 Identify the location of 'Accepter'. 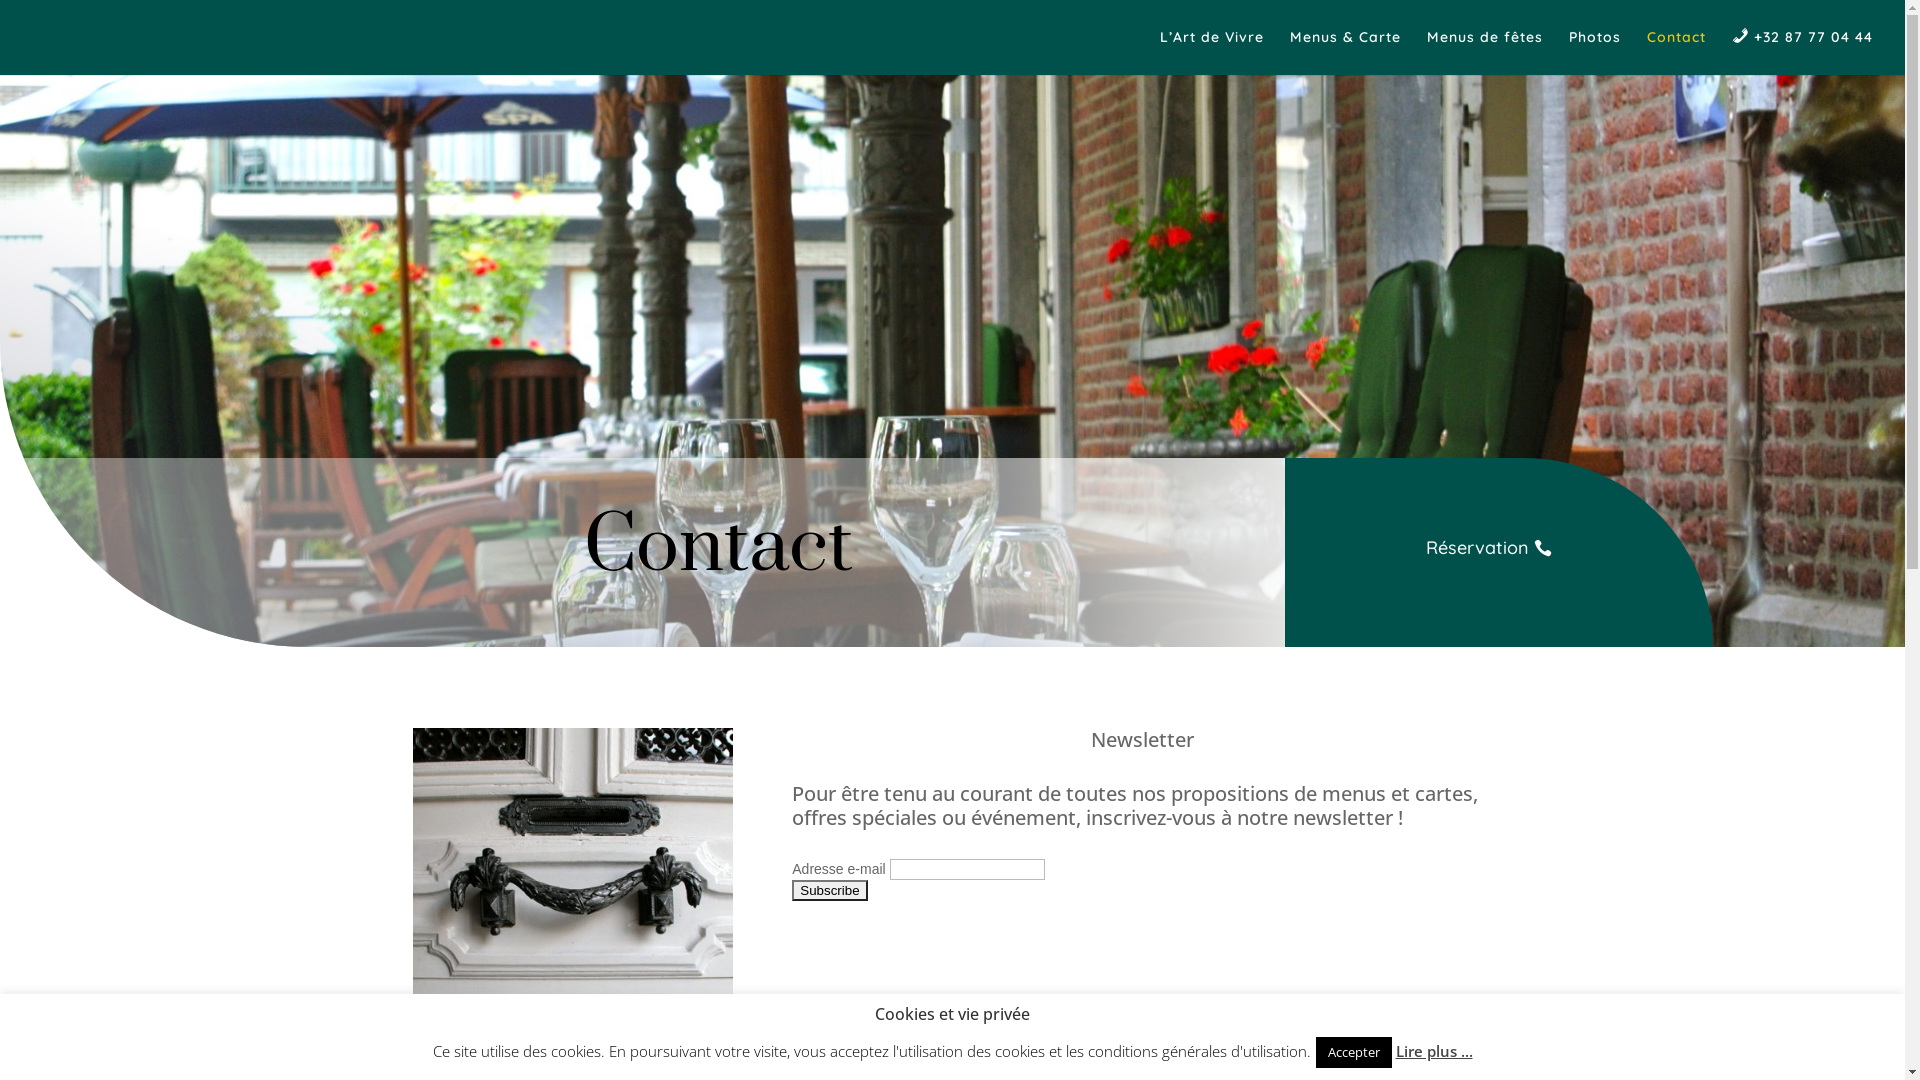
(1353, 1051).